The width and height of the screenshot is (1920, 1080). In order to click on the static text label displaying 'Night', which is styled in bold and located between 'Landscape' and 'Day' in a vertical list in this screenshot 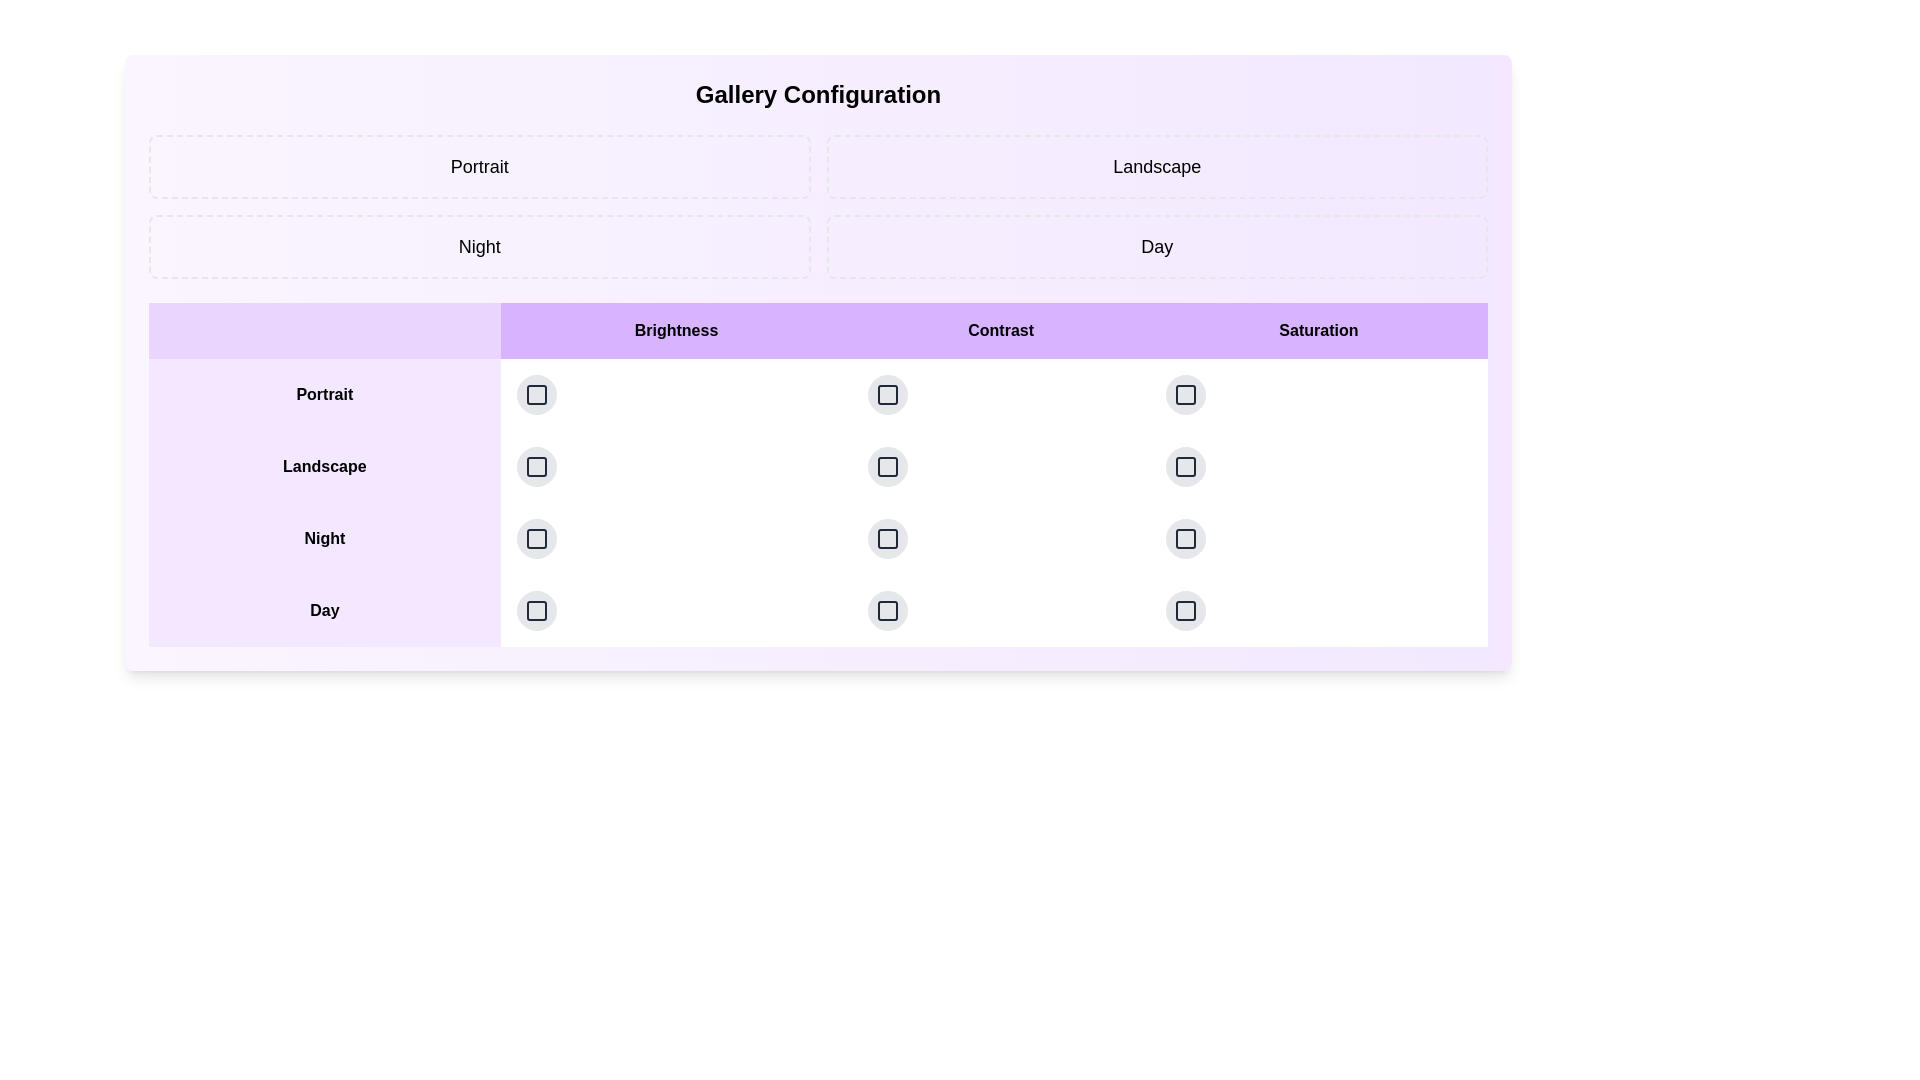, I will do `click(324, 538)`.